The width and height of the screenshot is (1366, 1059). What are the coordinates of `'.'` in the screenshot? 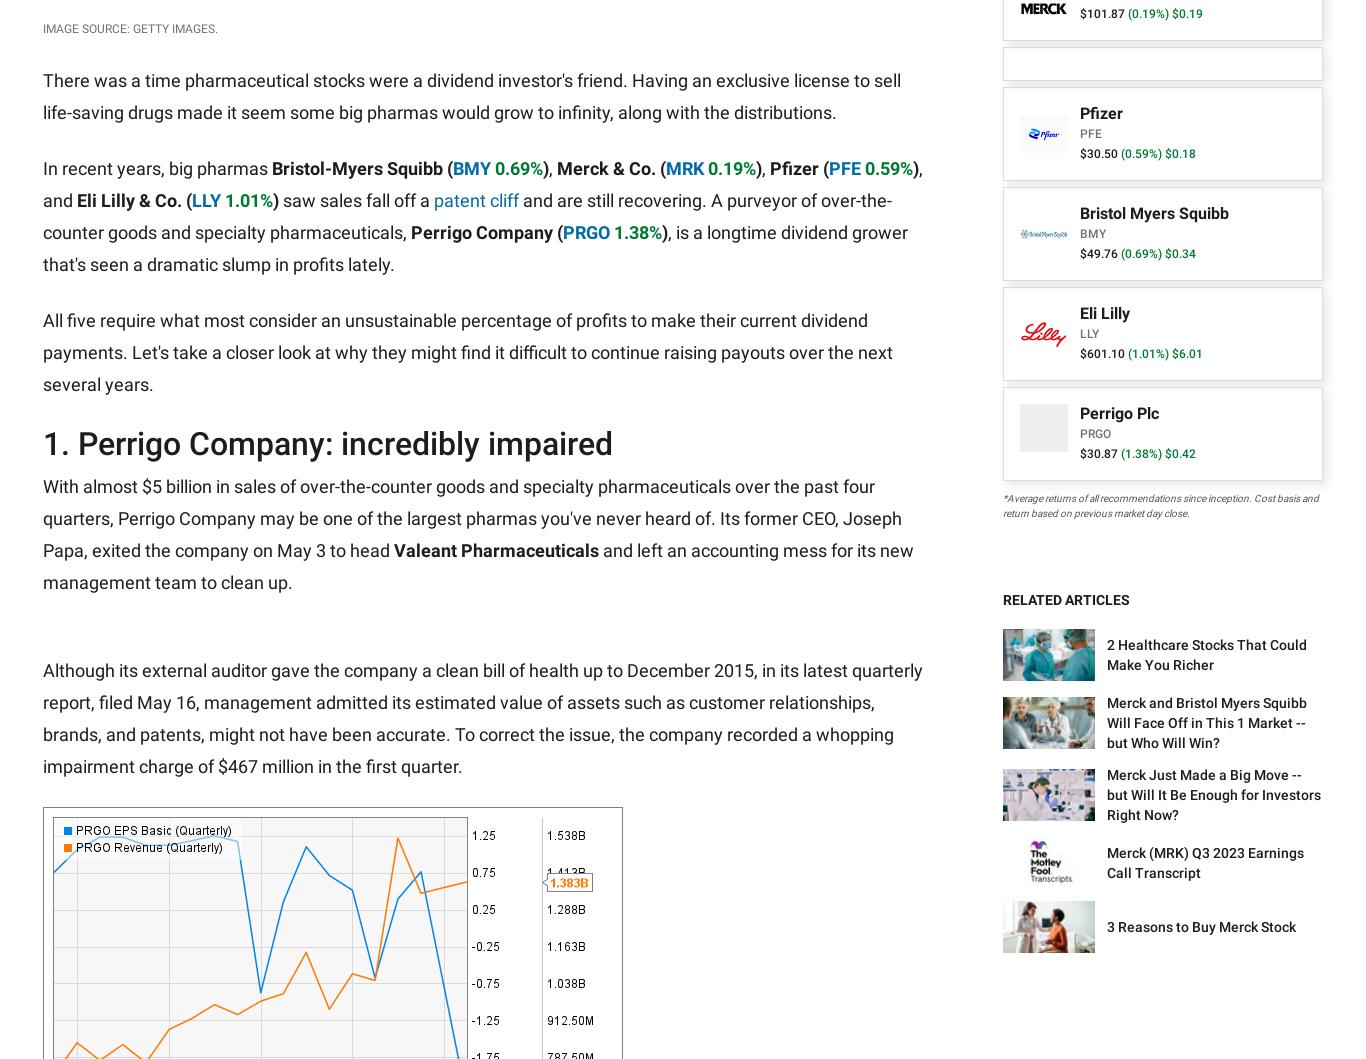 It's located at (782, 543).